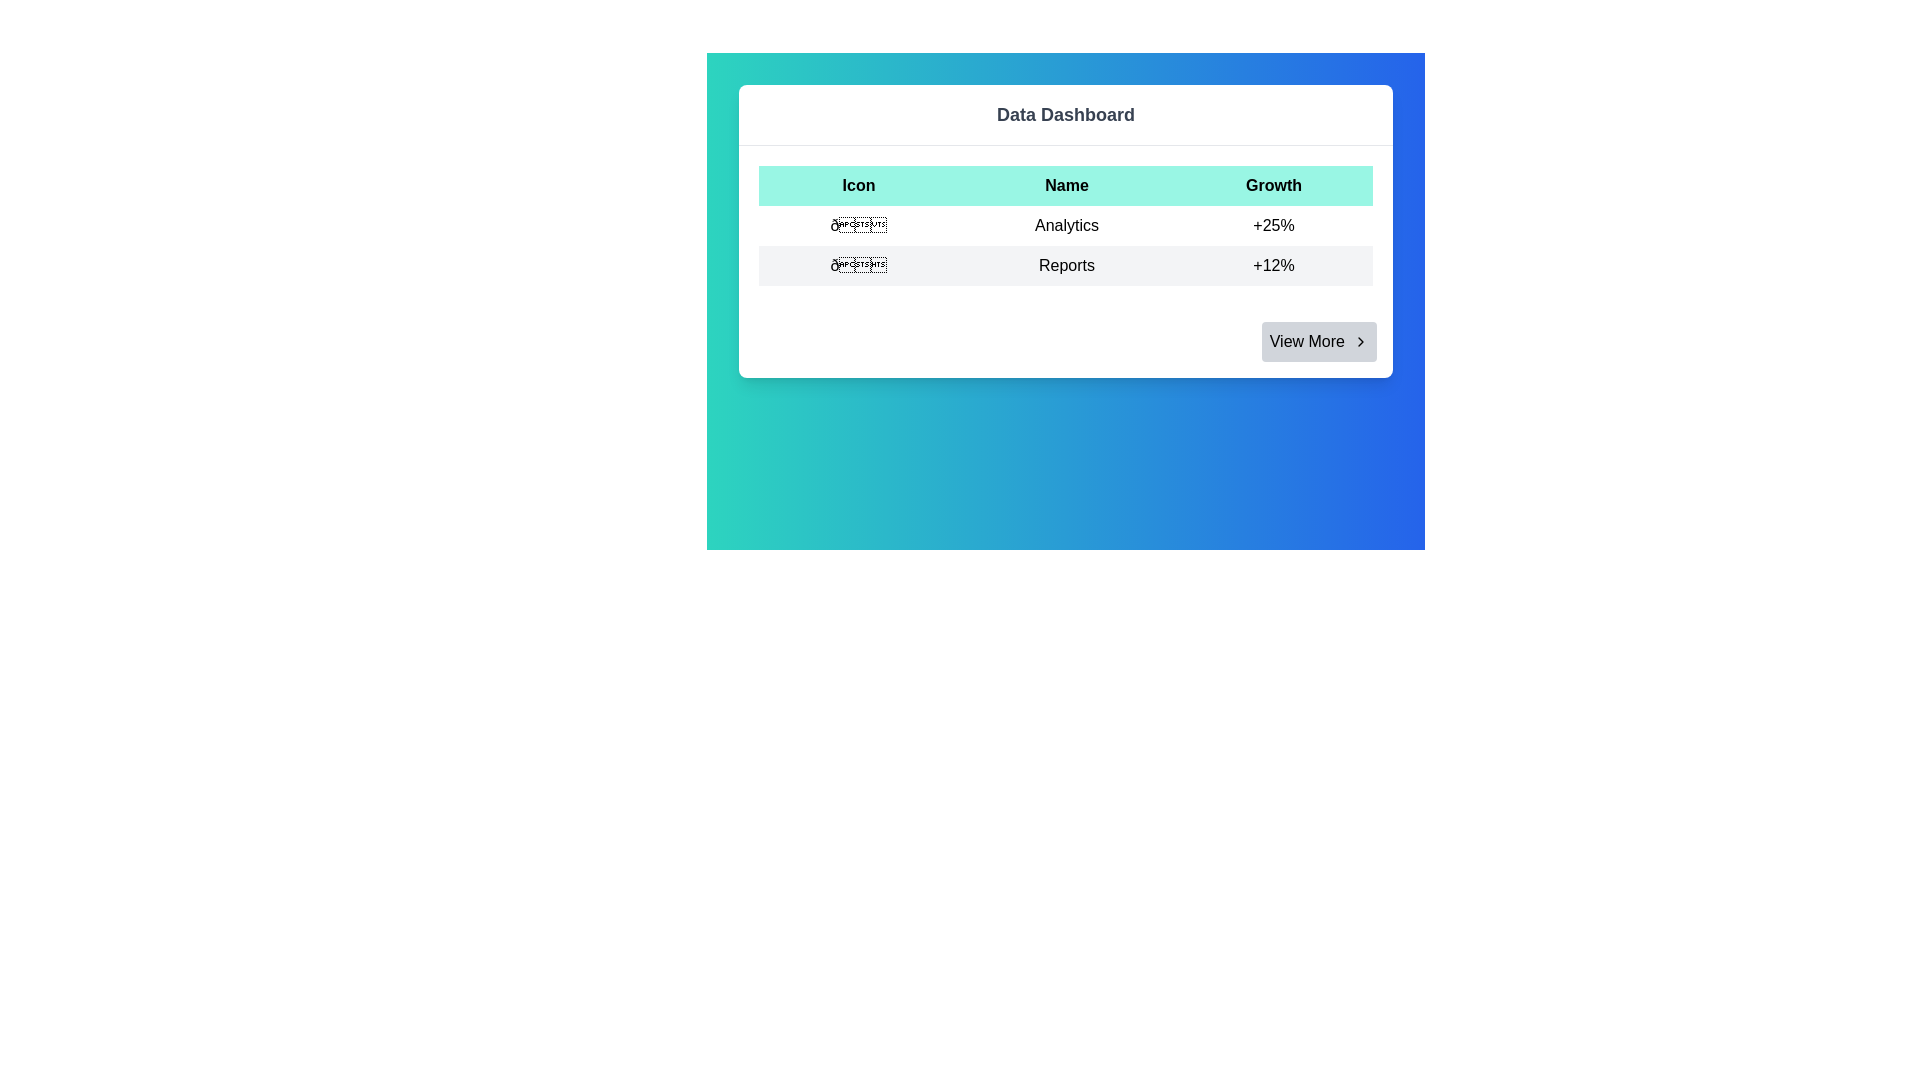  I want to click on content within the A styled data table, which has three columns with headings 'Icon', 'Name', and 'Growth', and is centrally positioned in the modal dialog box, so click(1064, 225).